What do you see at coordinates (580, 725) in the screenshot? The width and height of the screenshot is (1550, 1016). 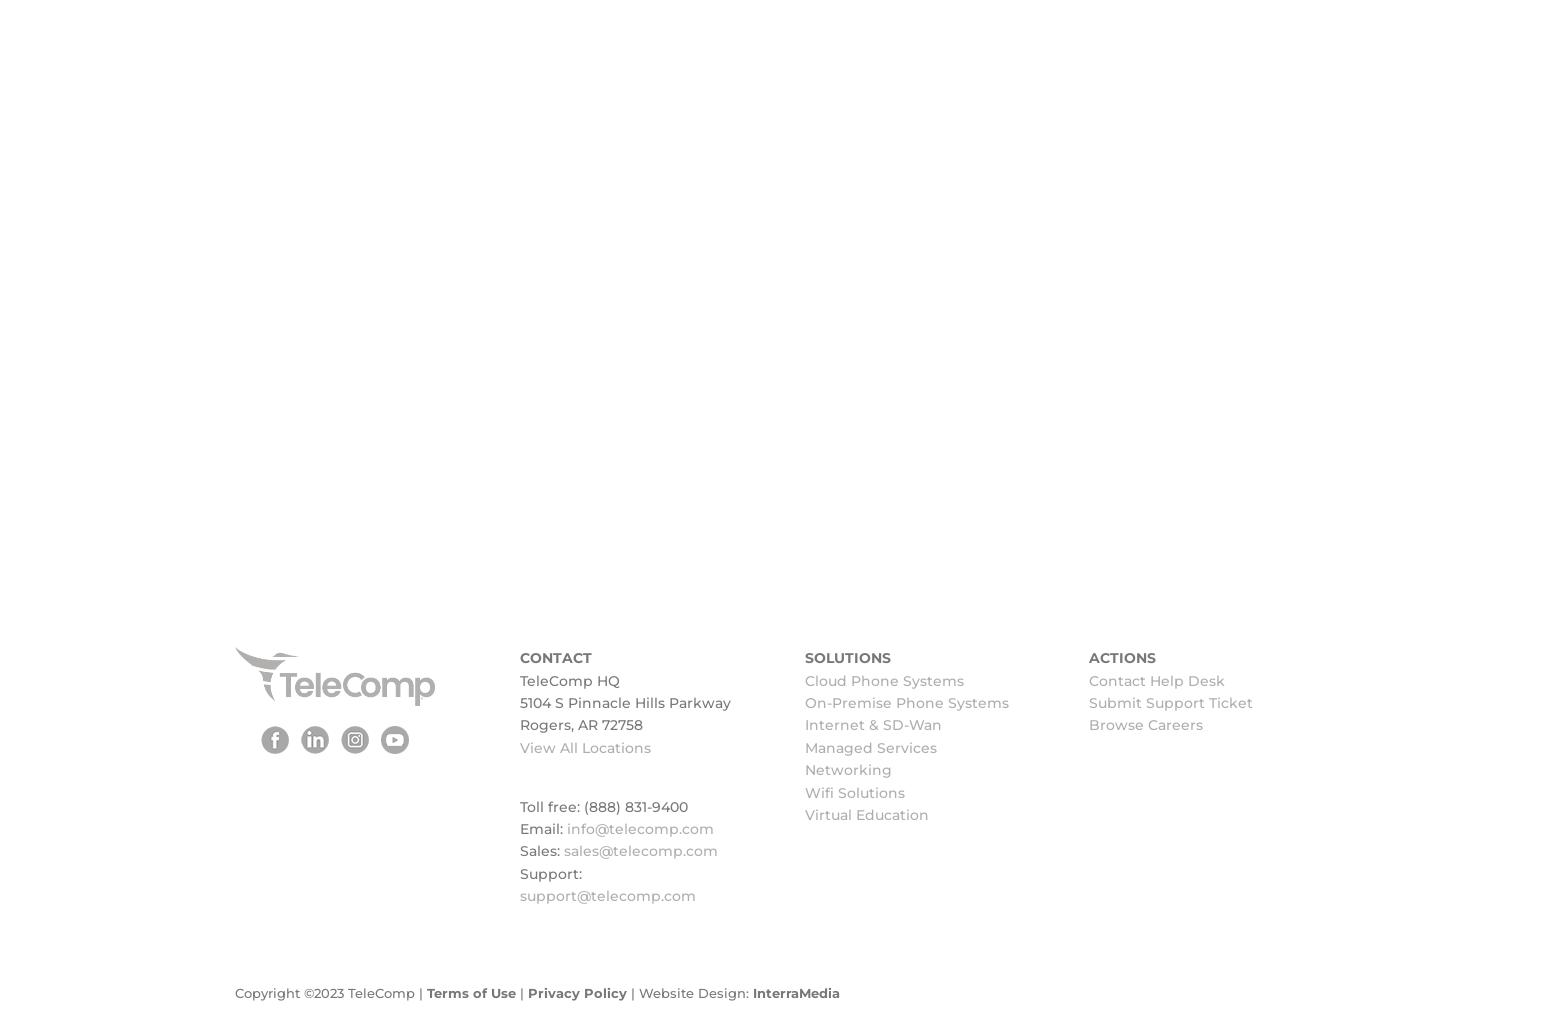 I see `'Rogers, AR 72758'` at bounding box center [580, 725].